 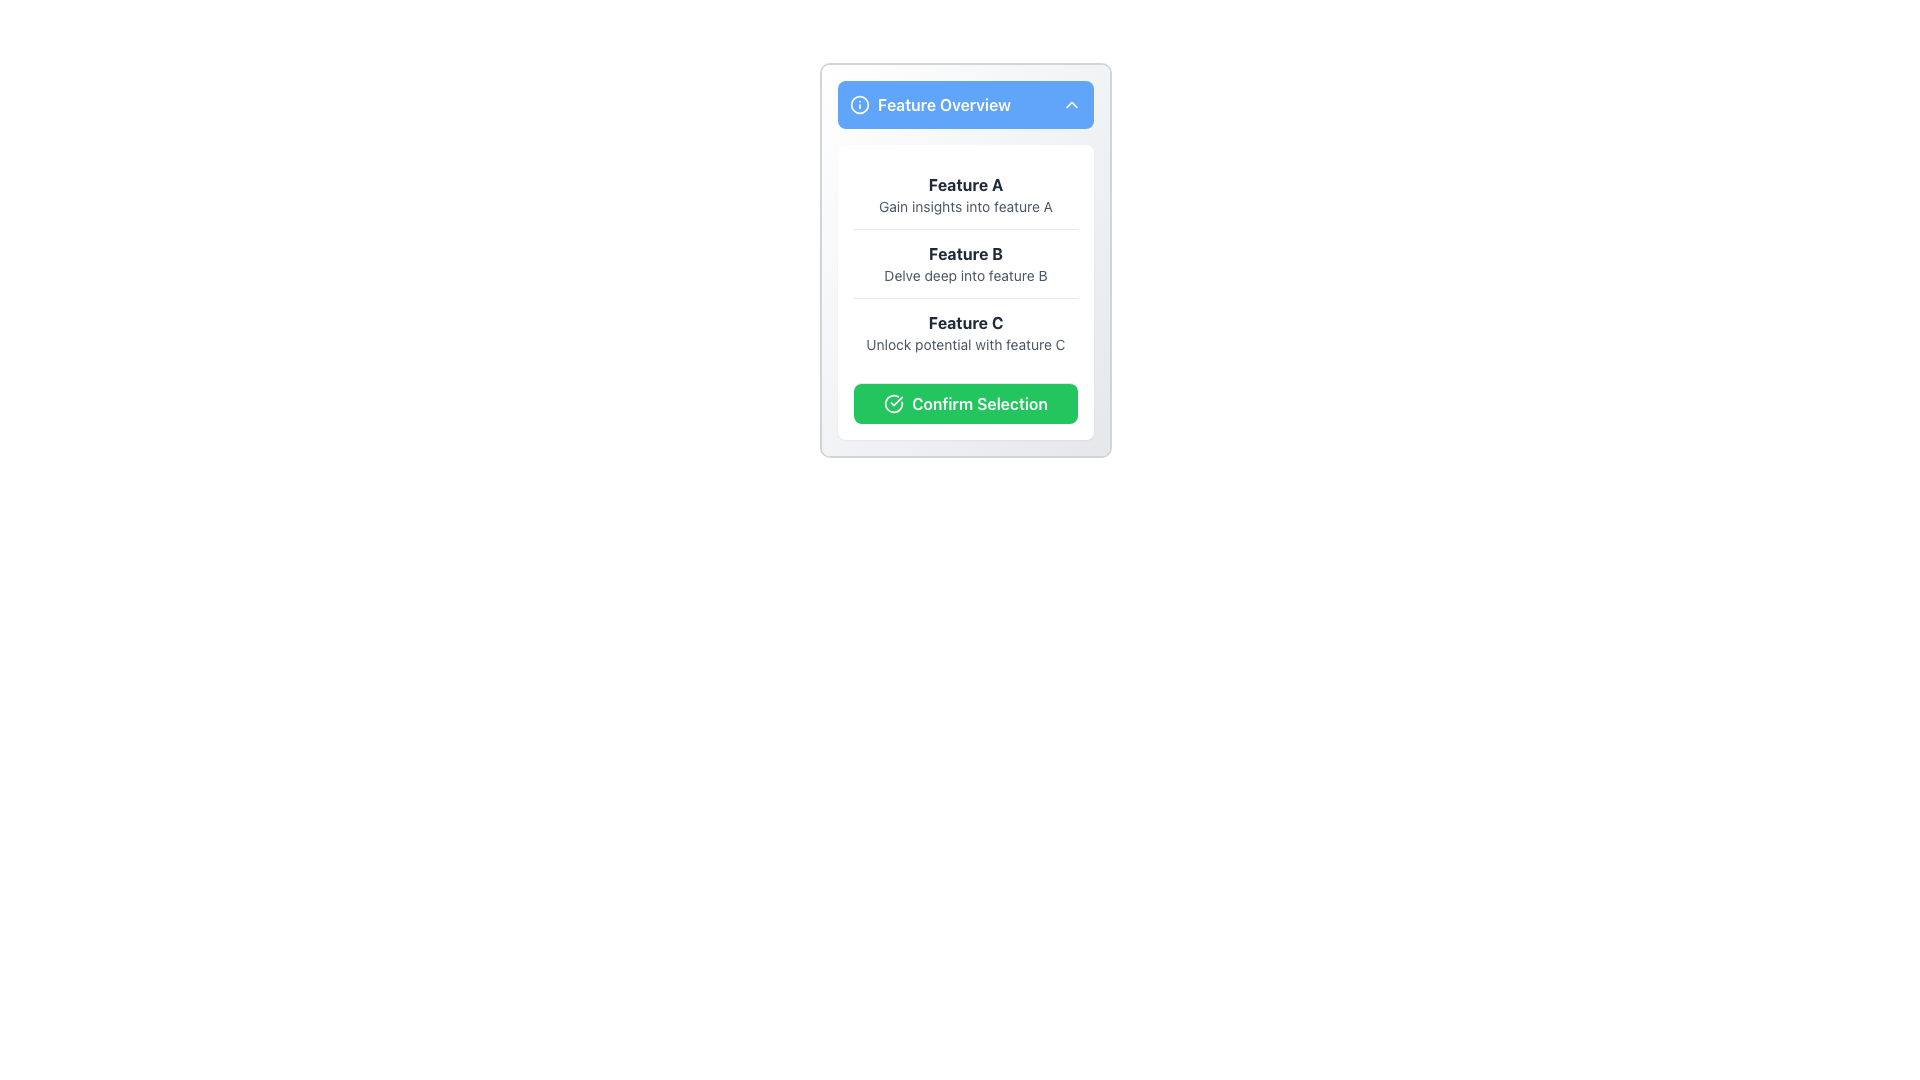 What do you see at coordinates (1070, 104) in the screenshot?
I see `the chevron icon located on the far right side of the blue-colored header bar` at bounding box center [1070, 104].